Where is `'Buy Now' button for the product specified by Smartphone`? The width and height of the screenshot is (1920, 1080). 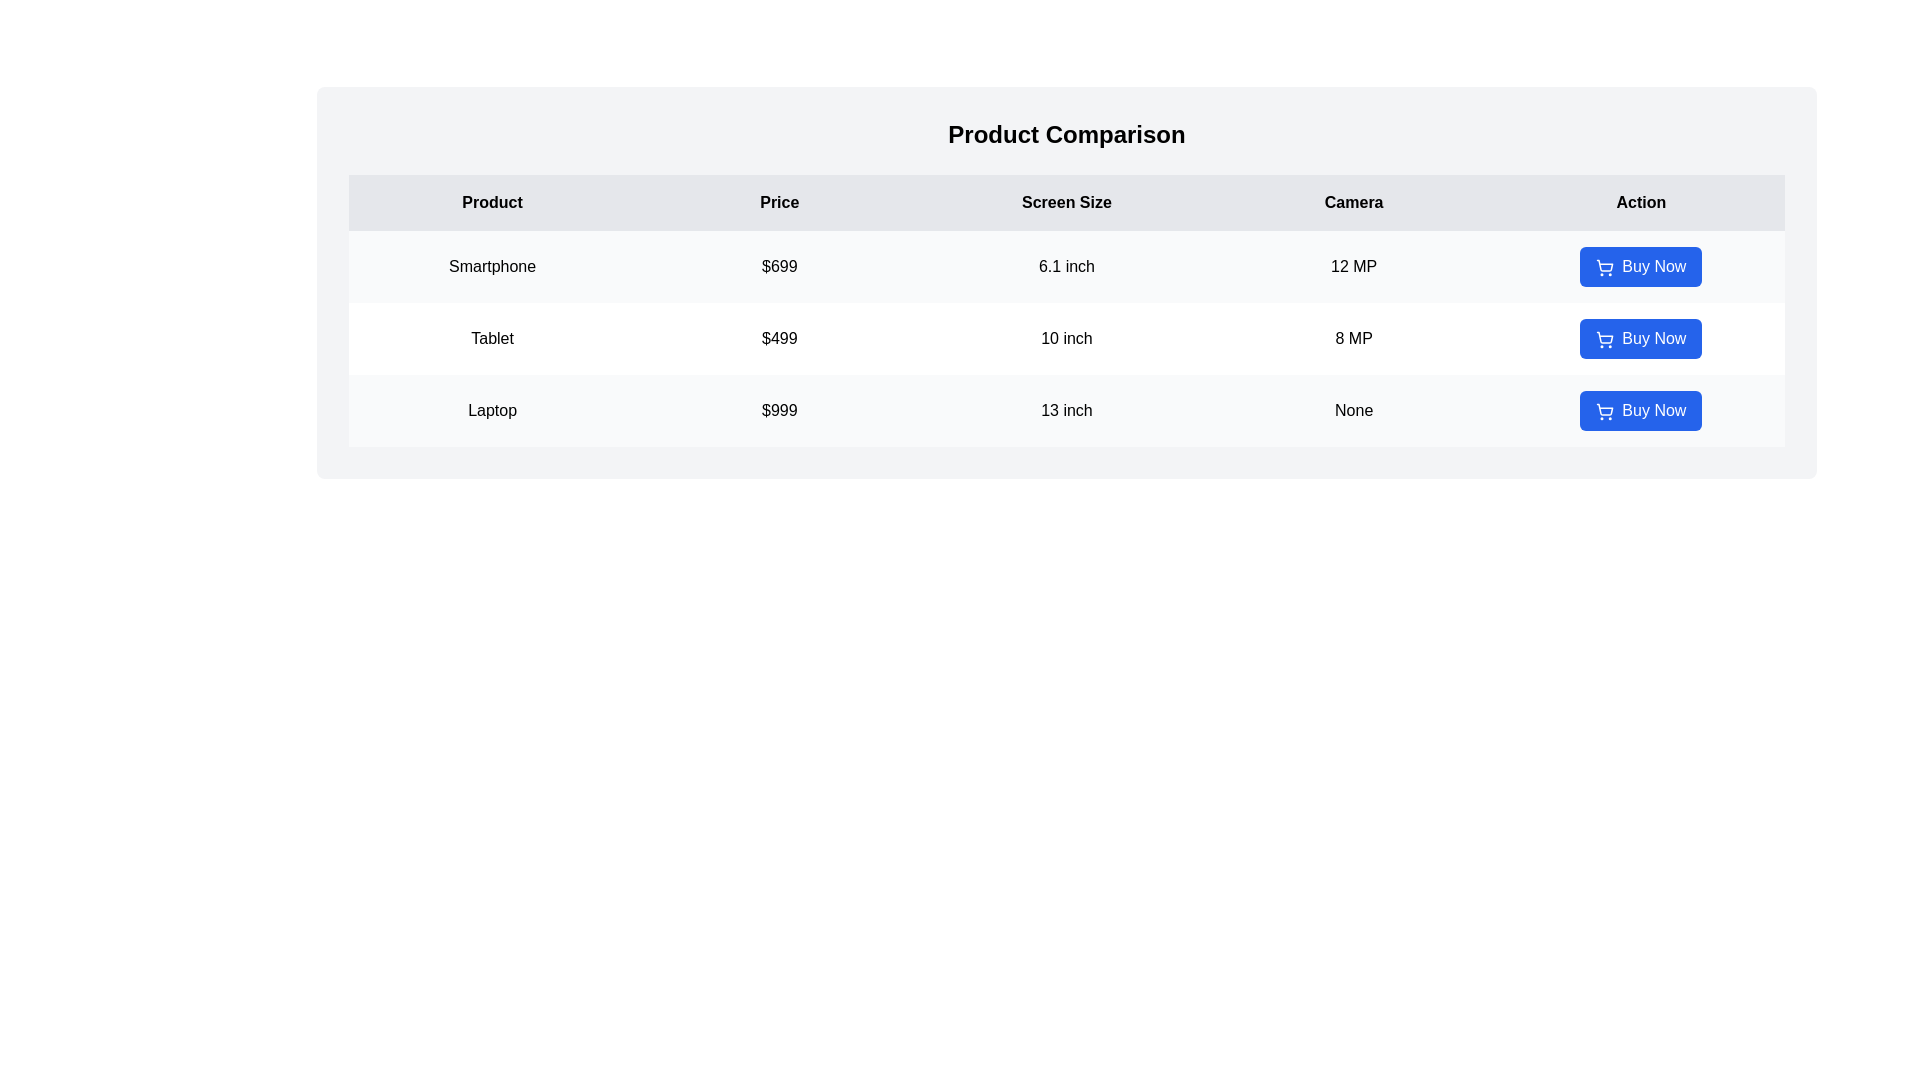
'Buy Now' button for the product specified by Smartphone is located at coordinates (1641, 265).